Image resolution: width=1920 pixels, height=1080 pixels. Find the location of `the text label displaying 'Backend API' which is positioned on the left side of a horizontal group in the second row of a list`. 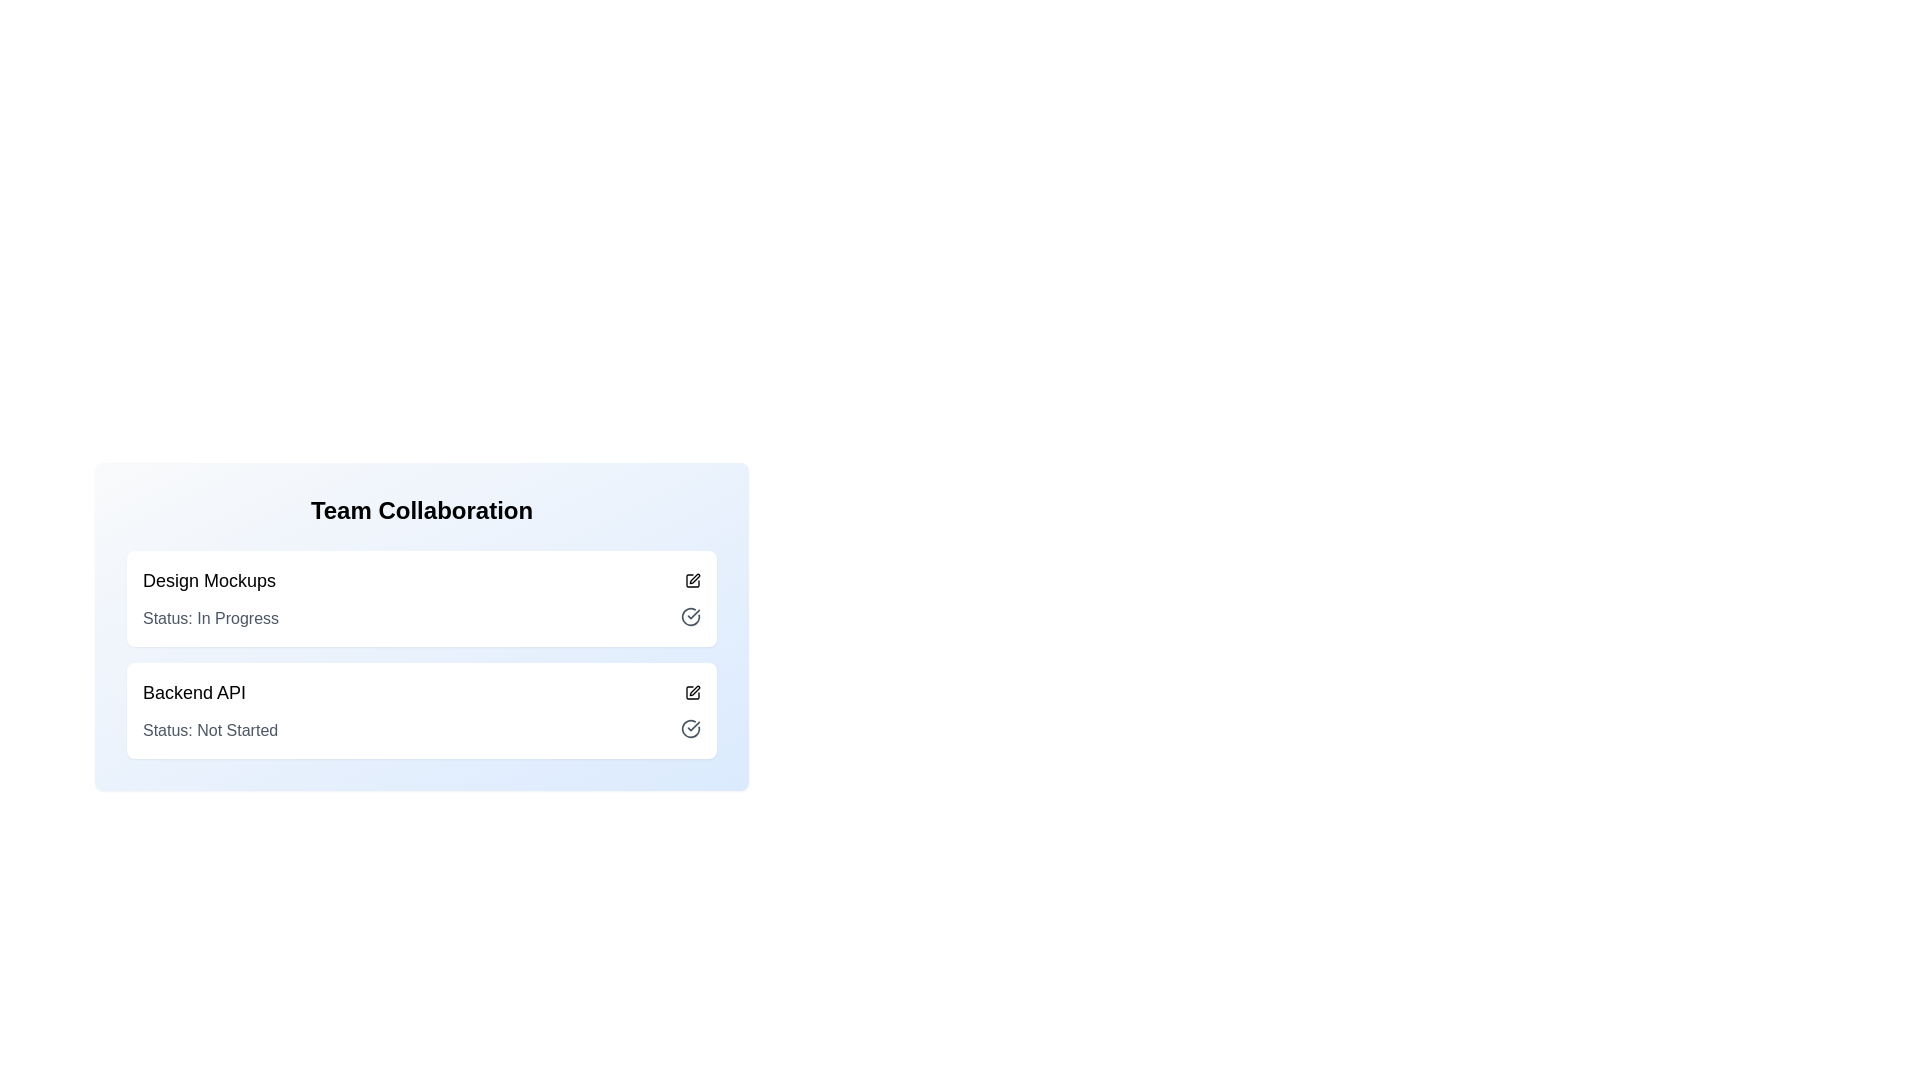

the text label displaying 'Backend API' which is positioned on the left side of a horizontal group in the second row of a list is located at coordinates (194, 692).